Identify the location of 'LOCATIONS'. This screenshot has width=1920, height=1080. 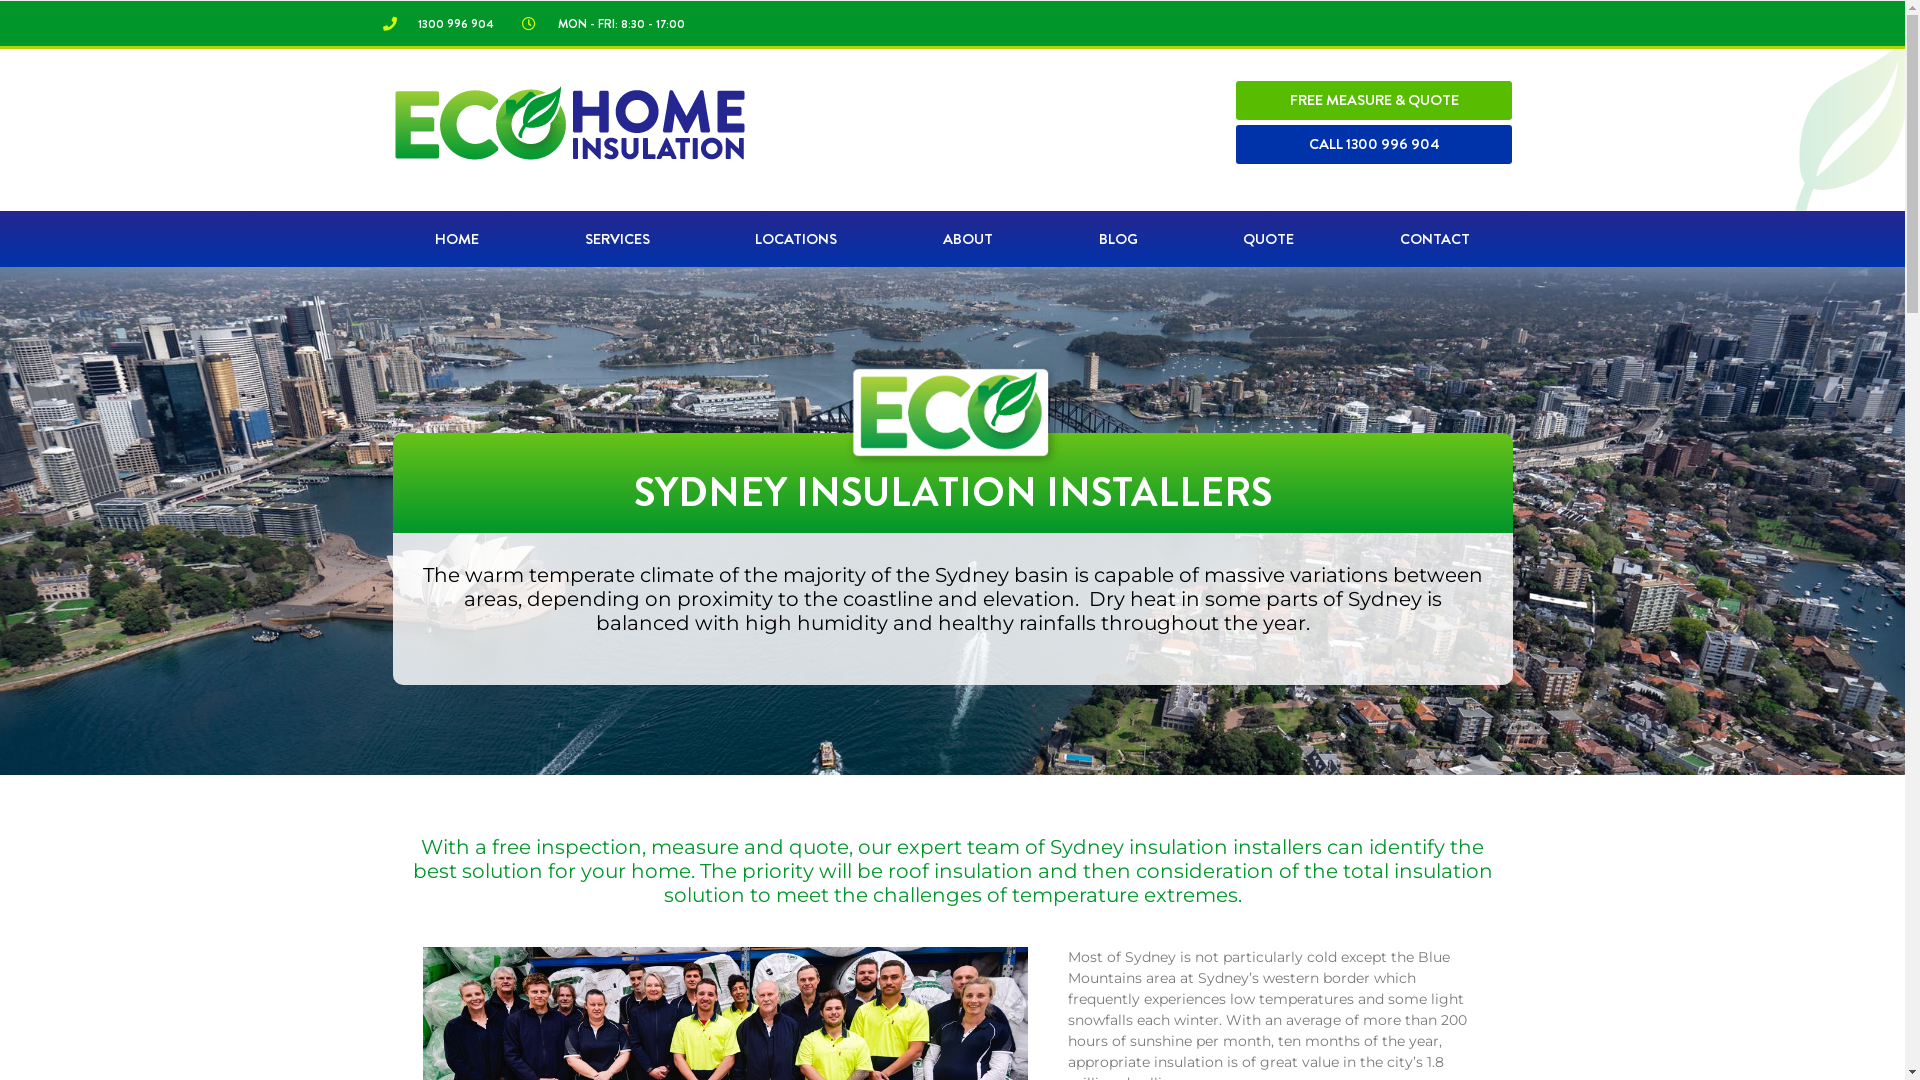
(702, 238).